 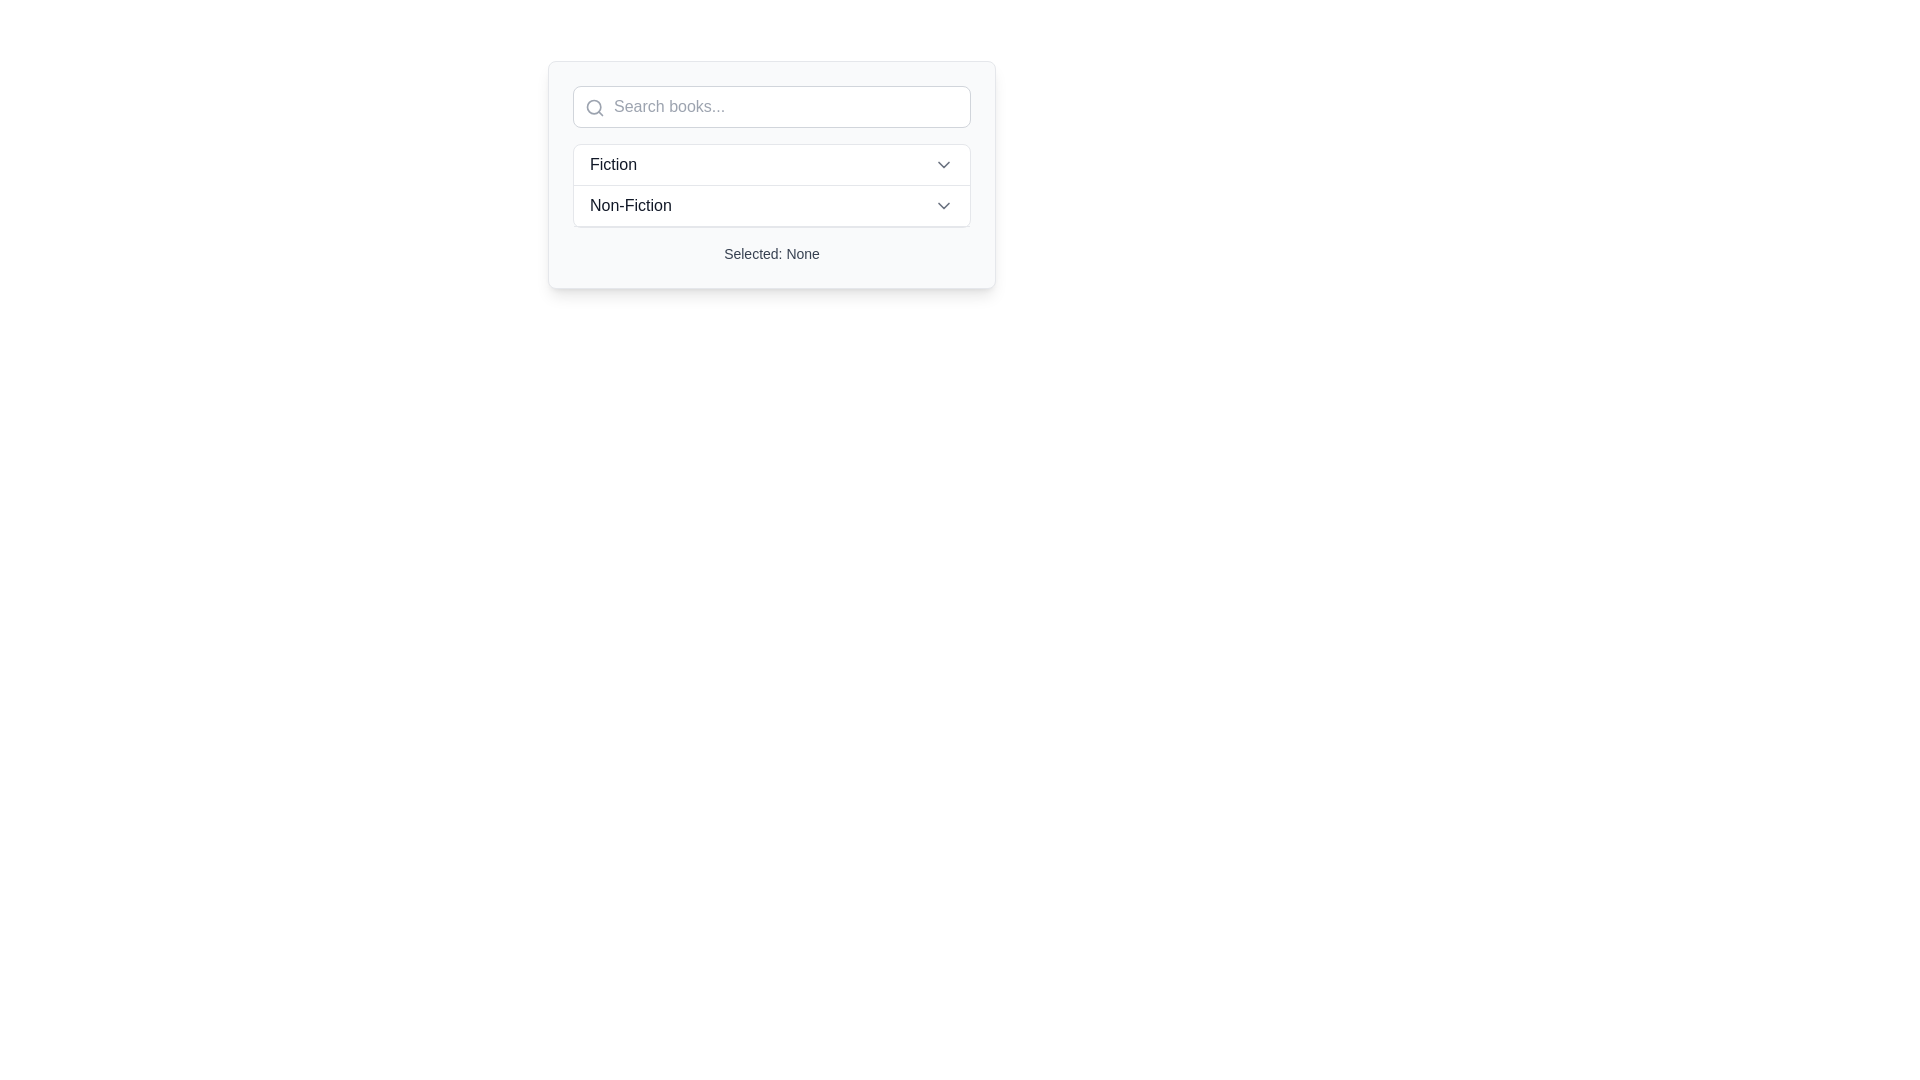 I want to click on the static text display that reads 'Selected: None', which is positioned below the 'Non-Fiction' dropdown menu in the 'Search books' panel, so click(x=771, y=253).